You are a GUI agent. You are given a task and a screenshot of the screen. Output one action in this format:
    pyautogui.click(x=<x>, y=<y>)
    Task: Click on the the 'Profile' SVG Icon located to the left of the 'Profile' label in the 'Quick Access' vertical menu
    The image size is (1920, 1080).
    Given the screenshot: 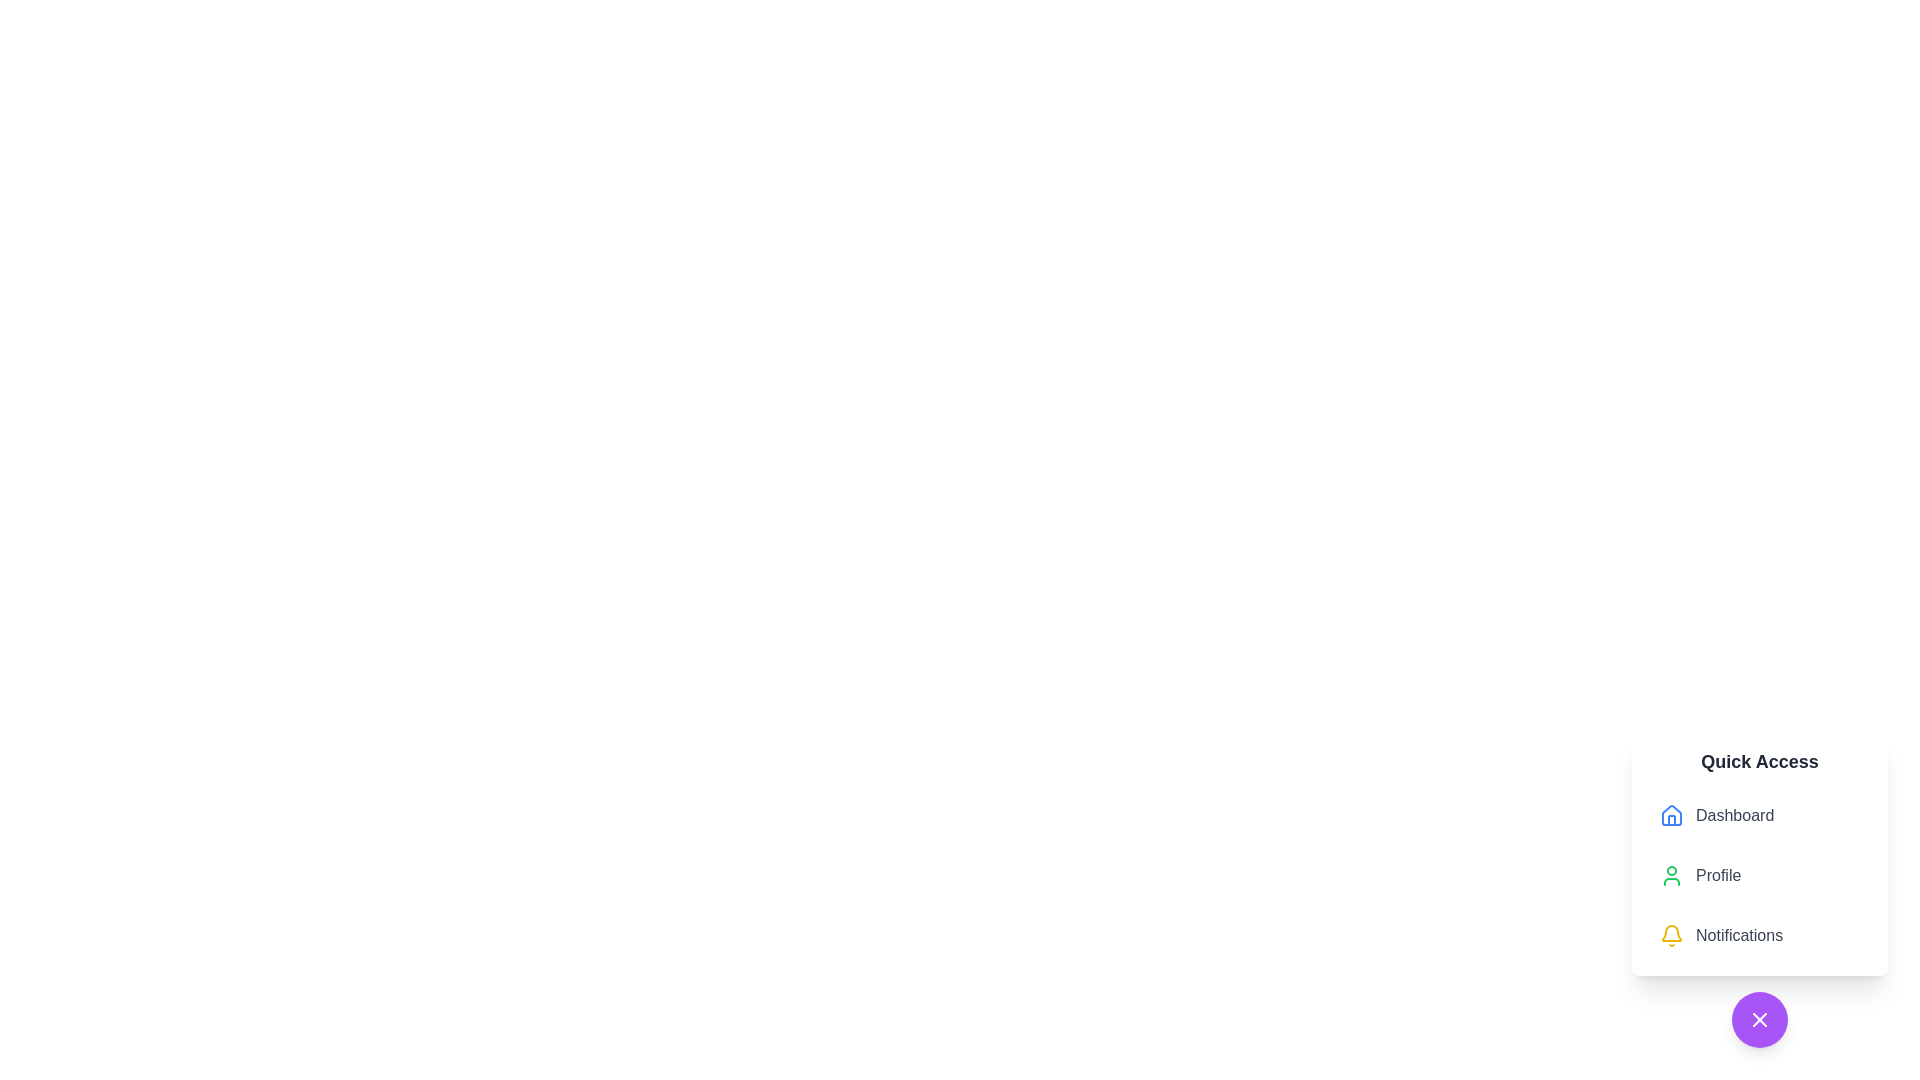 What is the action you would take?
    pyautogui.click(x=1671, y=874)
    